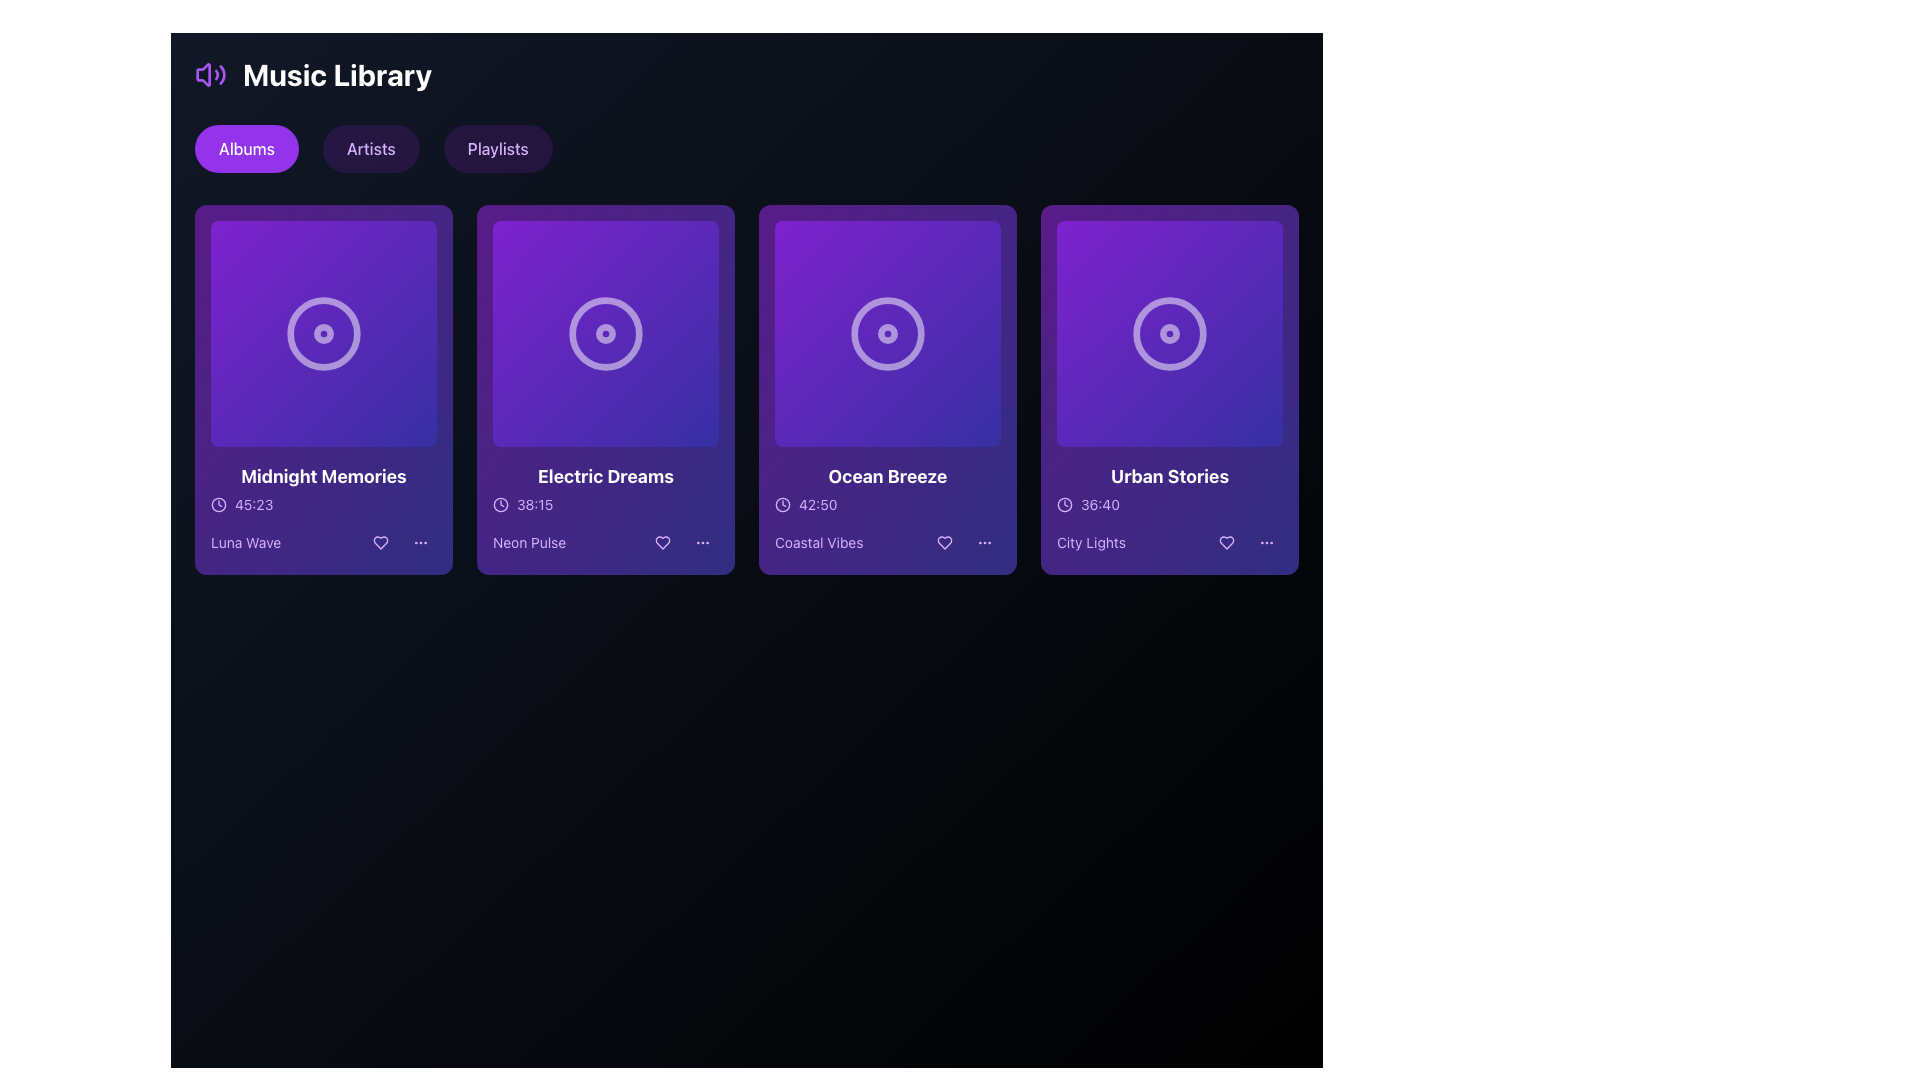 The width and height of the screenshot is (1920, 1080). I want to click on the time icon located within the 'Midnight Memories' card in the 'Albums' section, which is positioned to the left of the text '45:23', so click(219, 504).